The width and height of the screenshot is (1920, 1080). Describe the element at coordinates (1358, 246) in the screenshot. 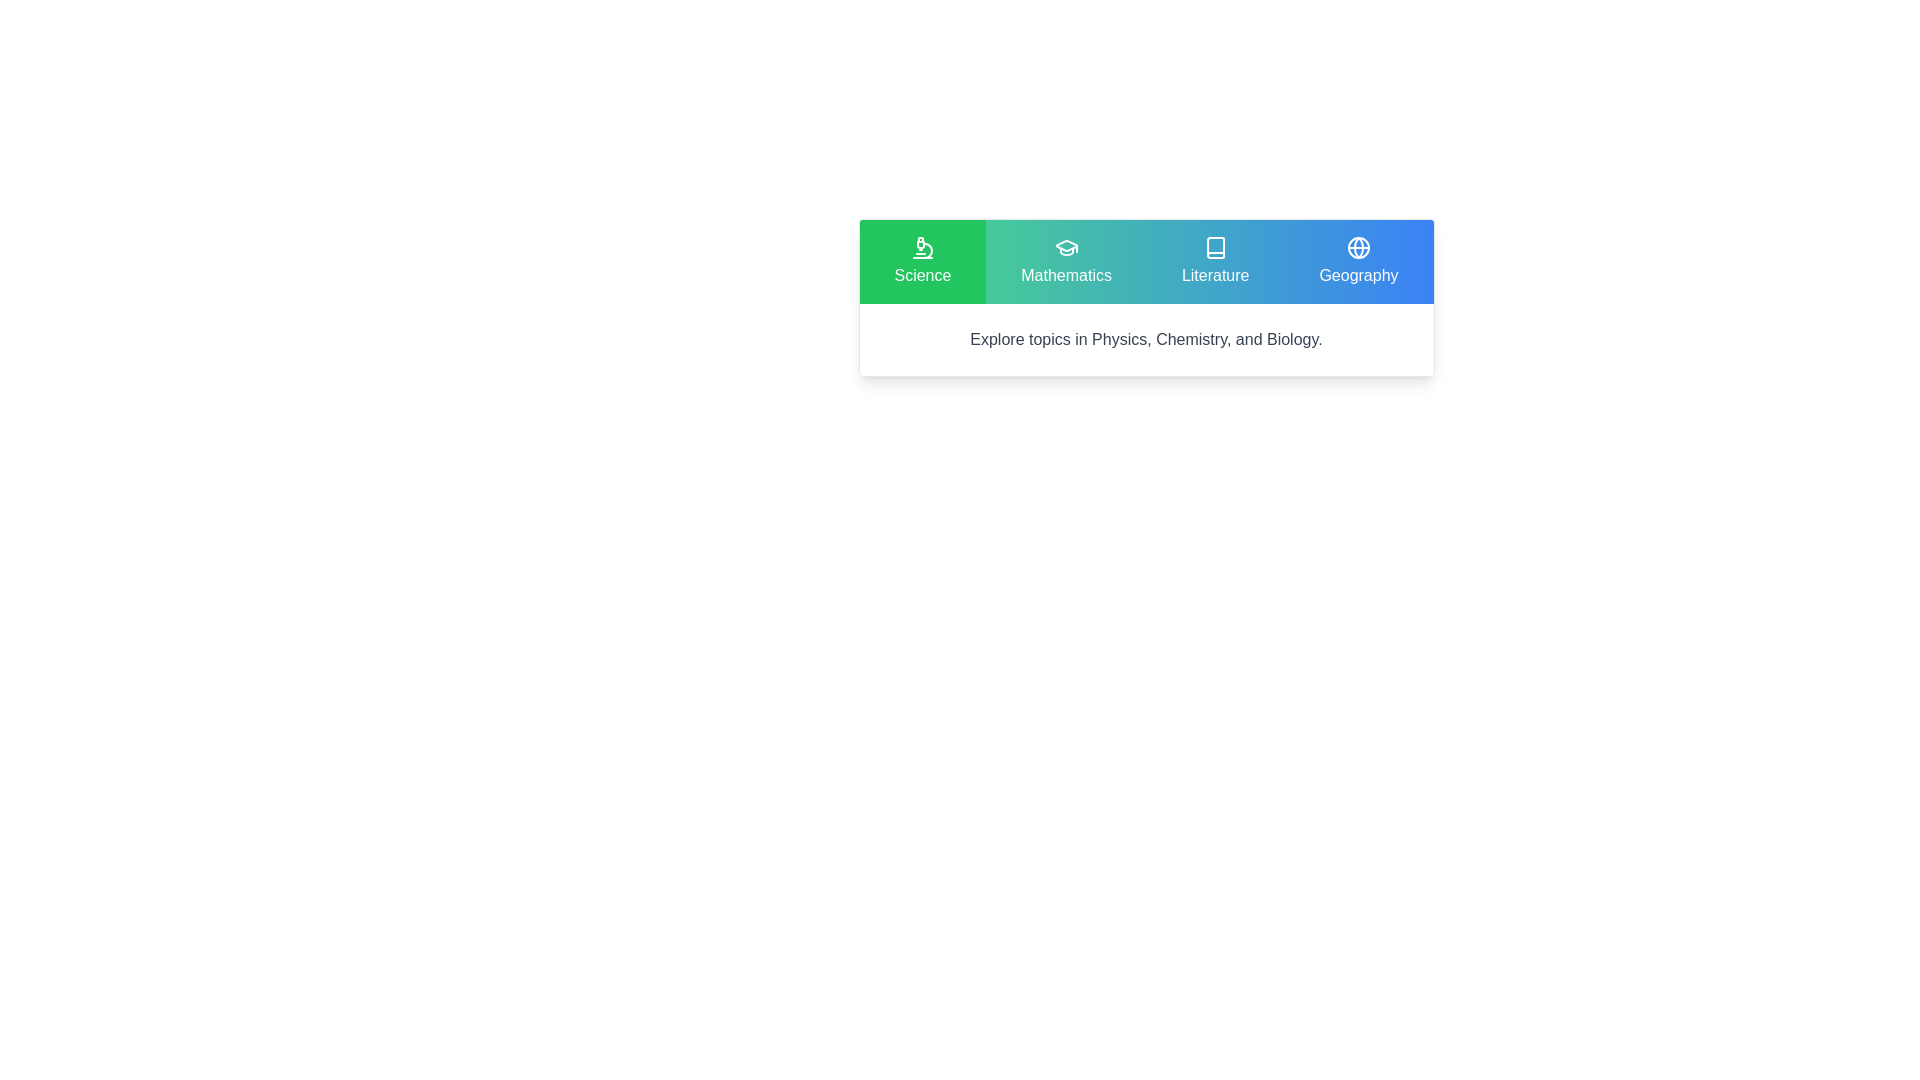

I see `the Geography category icon located on the far right of the subject list, which includes Science, Mathematics, and Literature` at that location.